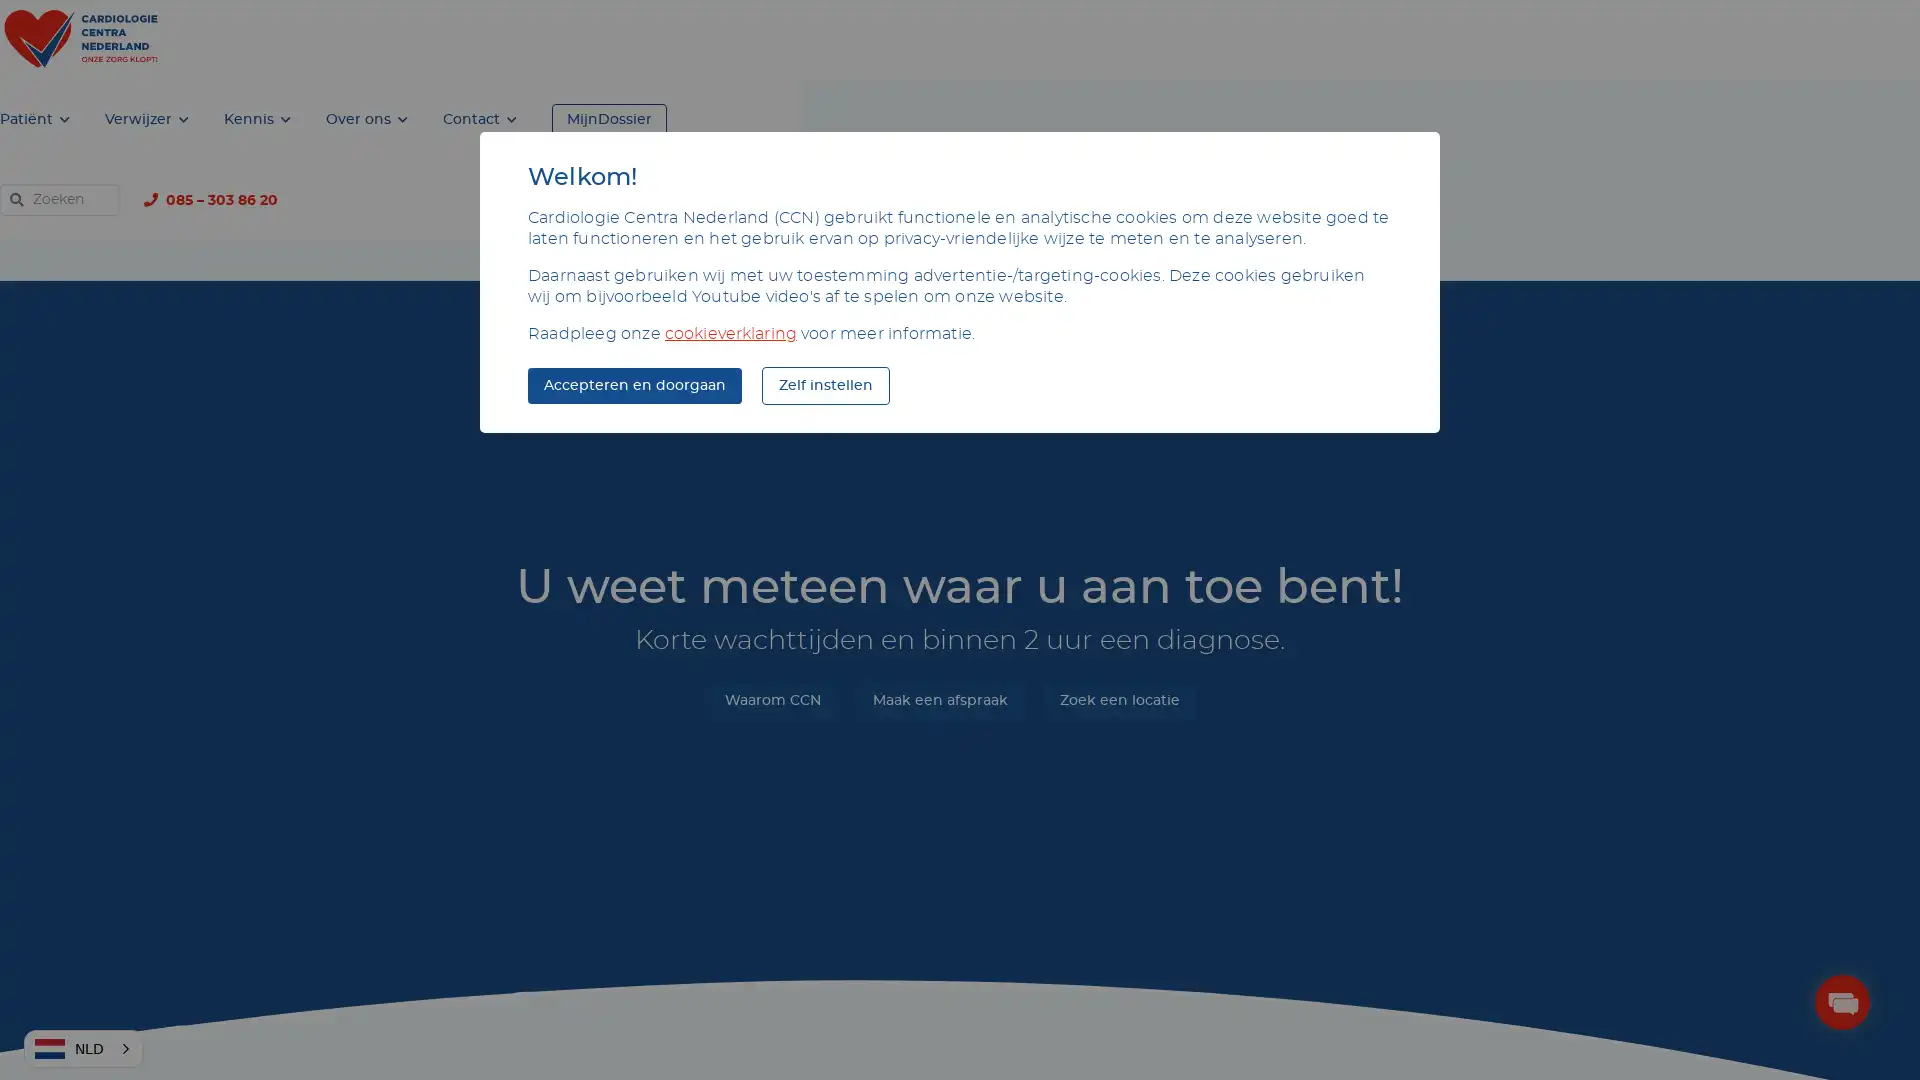 The width and height of the screenshot is (1920, 1080). I want to click on Zoek een locatie, so click(1117, 619).